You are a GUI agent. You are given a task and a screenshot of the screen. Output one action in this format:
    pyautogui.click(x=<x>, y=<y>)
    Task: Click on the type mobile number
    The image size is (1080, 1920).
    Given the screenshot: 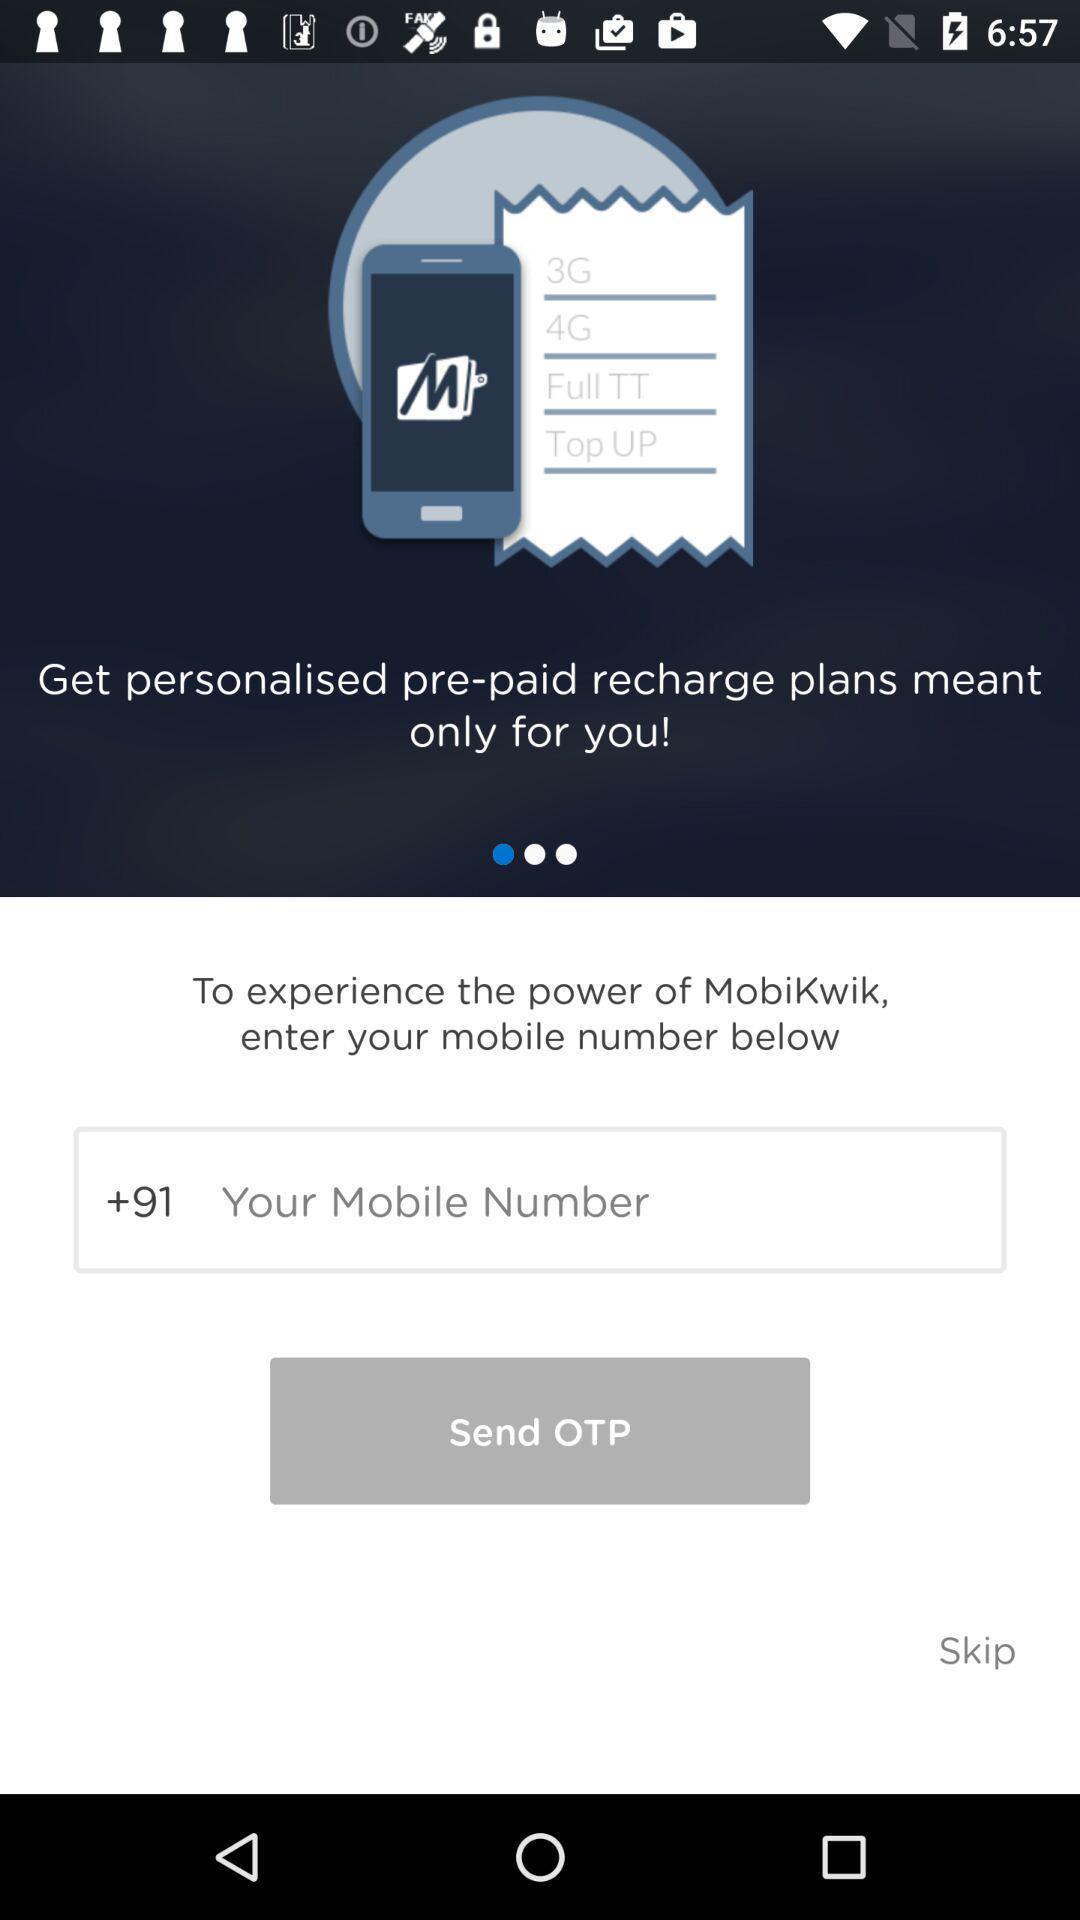 What is the action you would take?
    pyautogui.click(x=540, y=1200)
    